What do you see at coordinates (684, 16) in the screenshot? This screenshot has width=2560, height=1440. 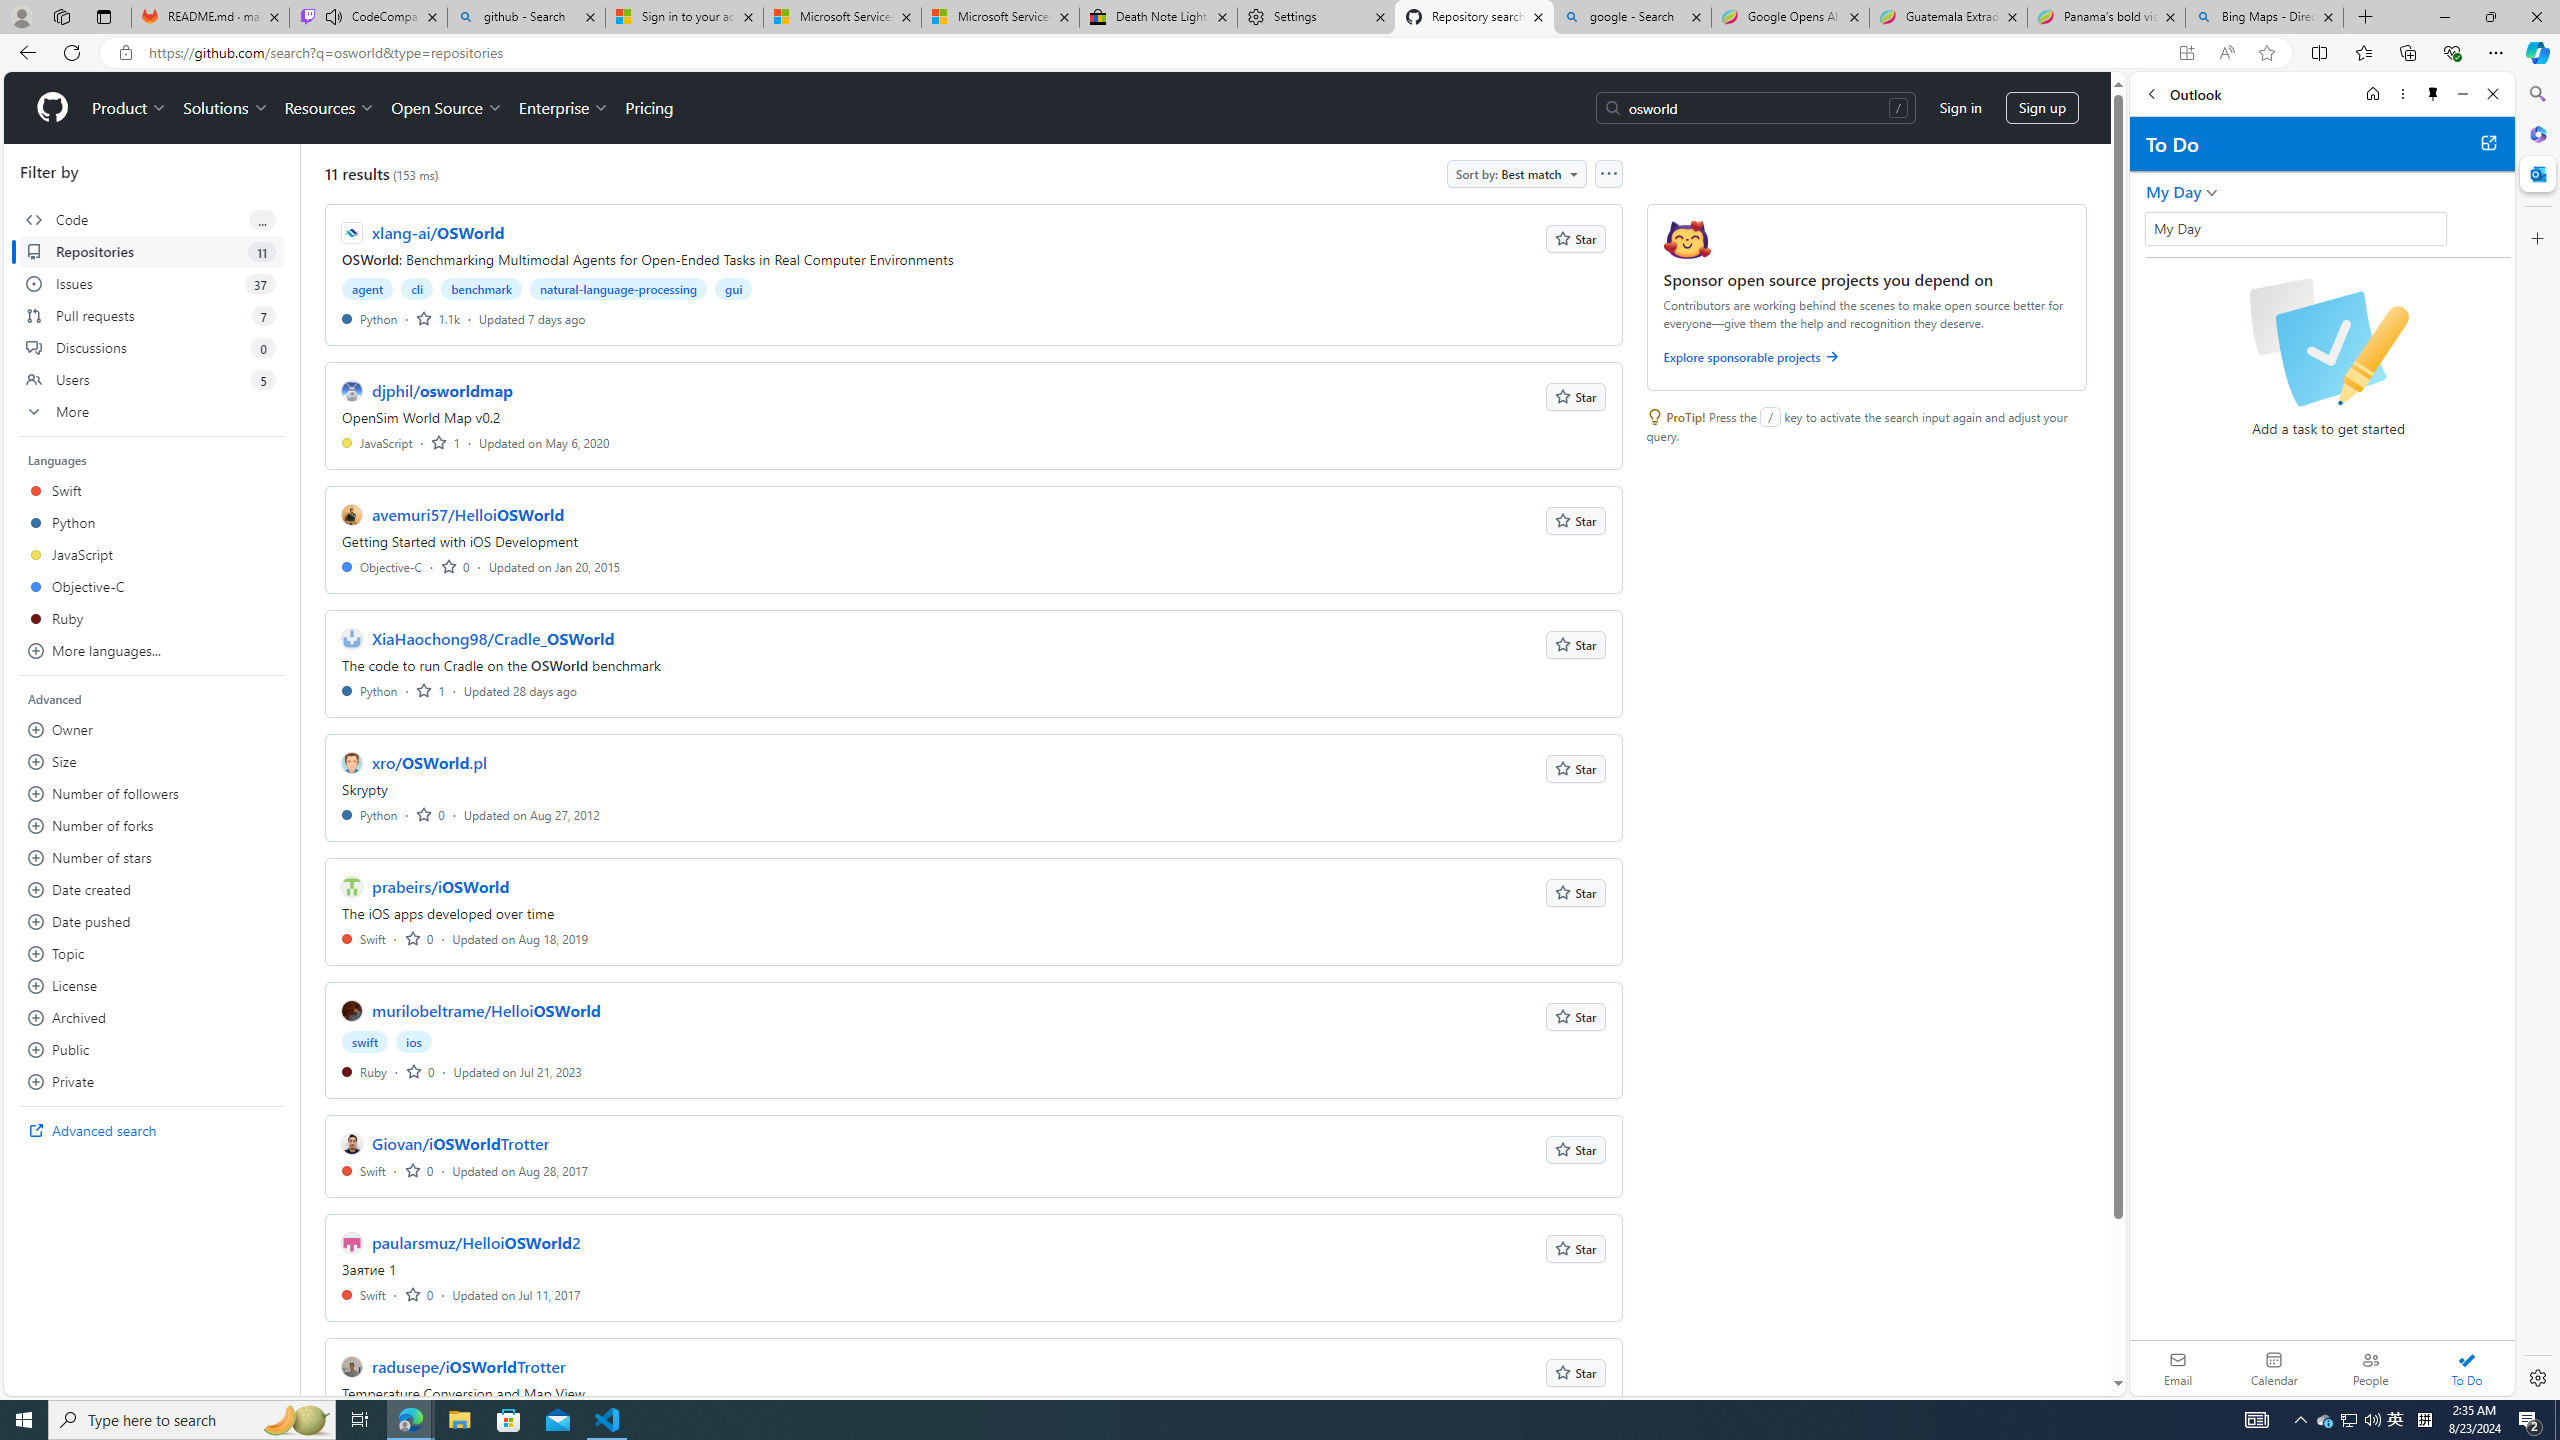 I see `'Sign in to your account'` at bounding box center [684, 16].